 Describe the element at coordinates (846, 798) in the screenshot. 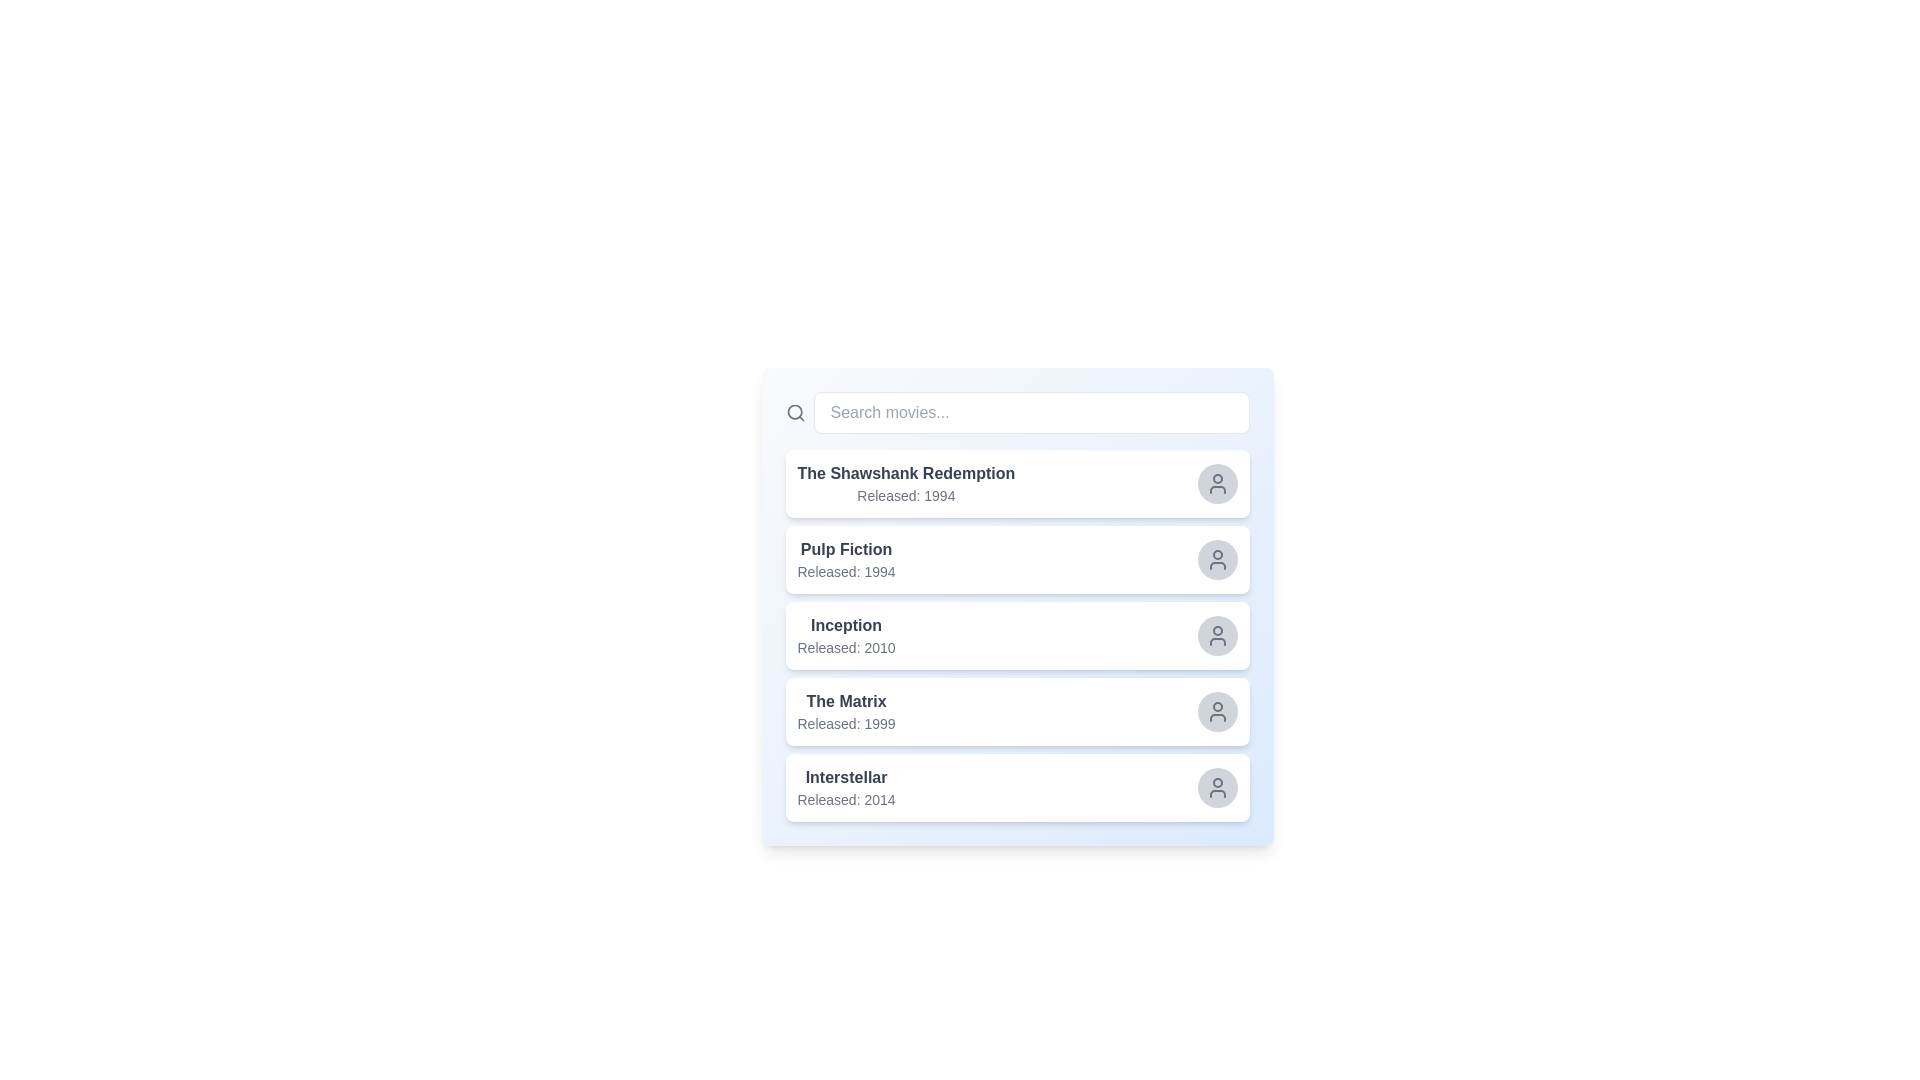

I see `the non-interactive text label displaying the release year of the movie 'Interstellar', which is located below the movie title in a vertically stacked list` at that location.